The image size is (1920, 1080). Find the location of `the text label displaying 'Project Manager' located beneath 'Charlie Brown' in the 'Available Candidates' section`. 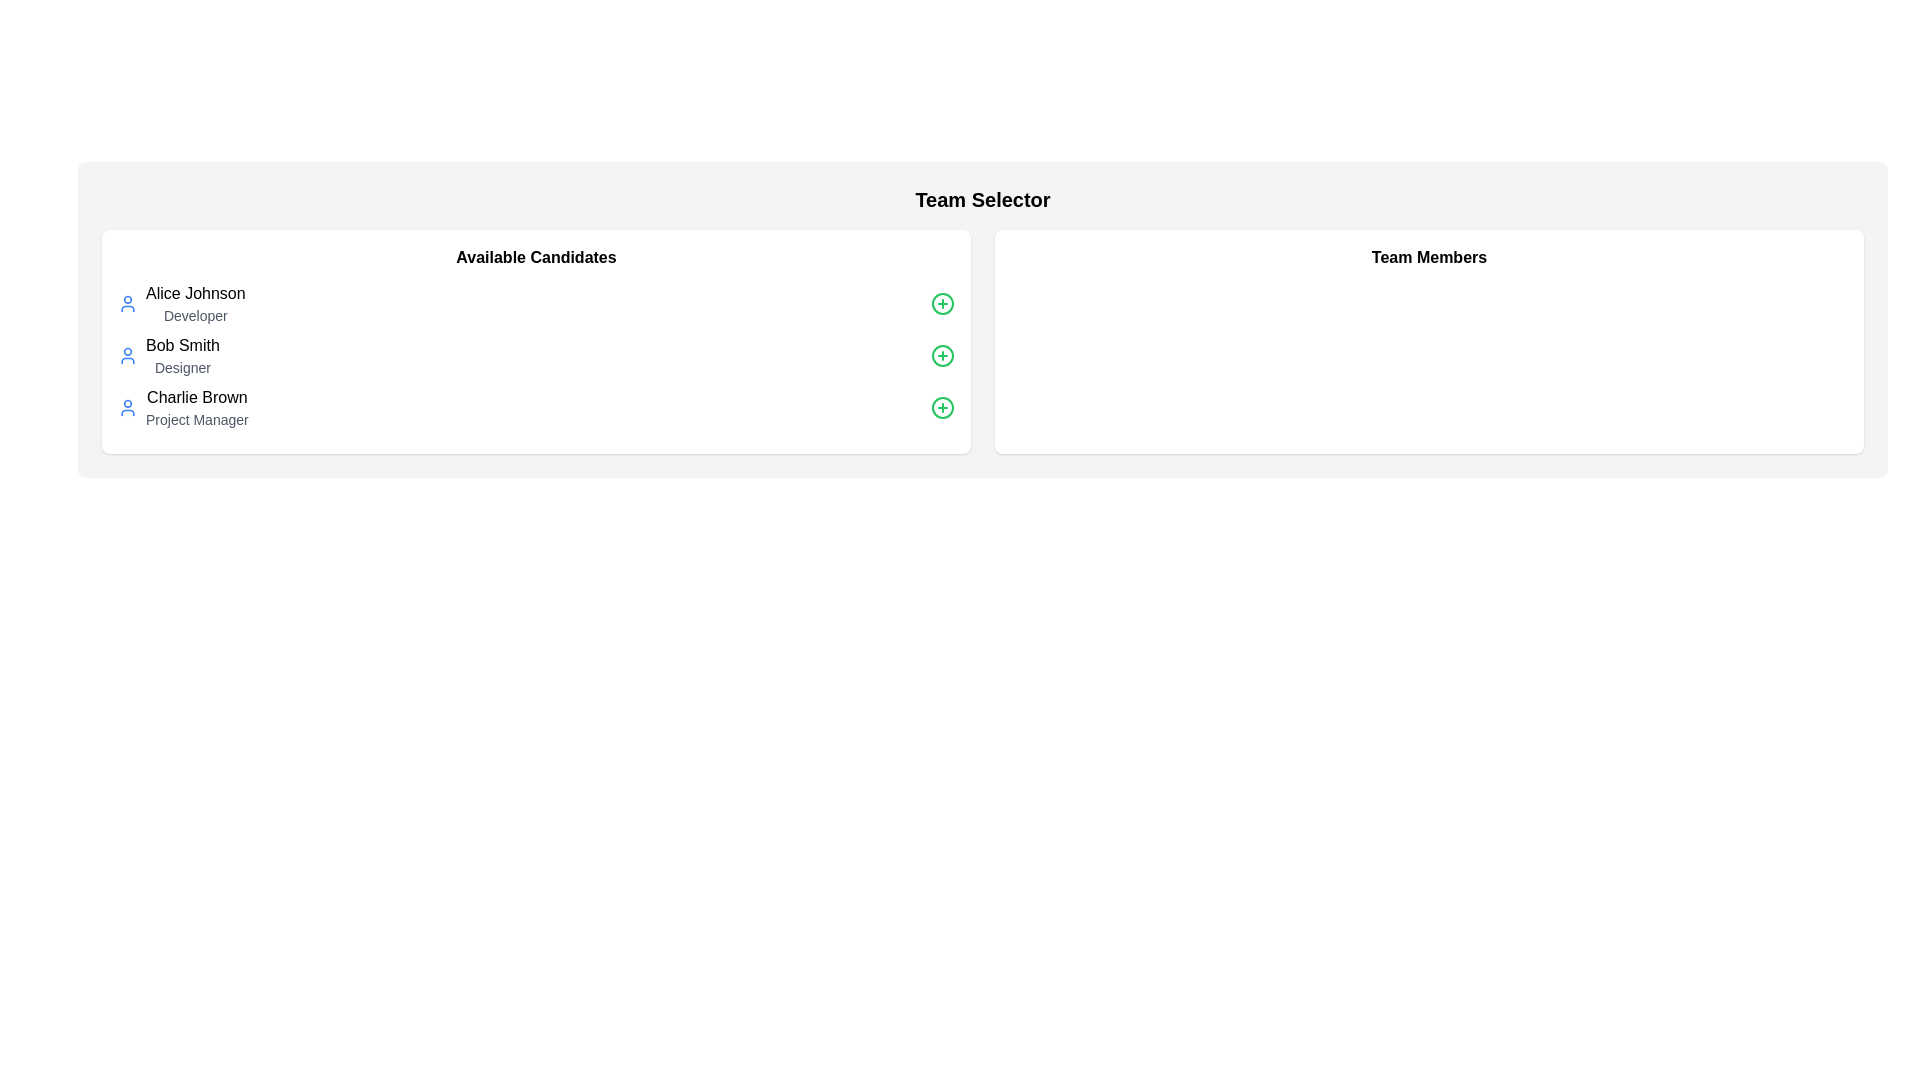

the text label displaying 'Project Manager' located beneath 'Charlie Brown' in the 'Available Candidates' section is located at coordinates (197, 419).